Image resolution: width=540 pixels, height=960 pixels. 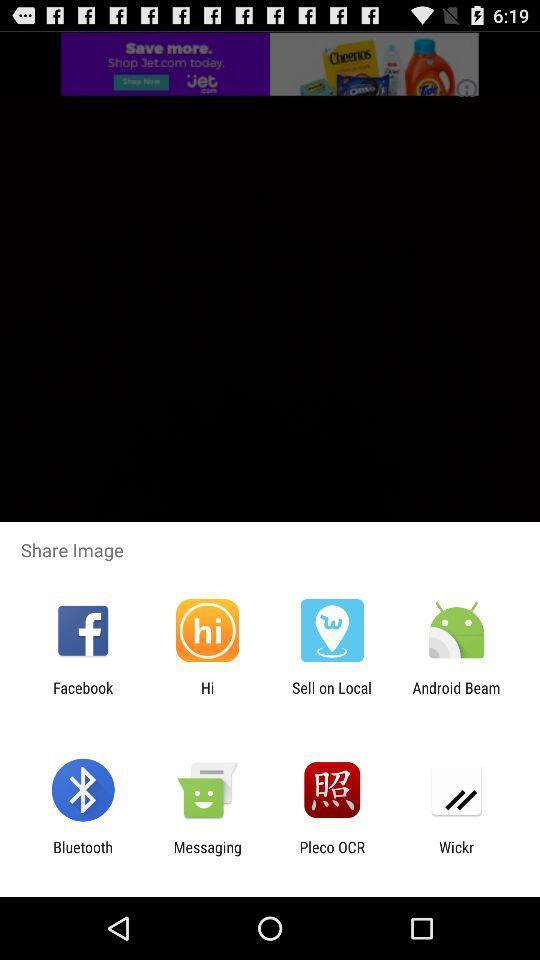 What do you see at coordinates (82, 855) in the screenshot?
I see `the bluetooth item` at bounding box center [82, 855].